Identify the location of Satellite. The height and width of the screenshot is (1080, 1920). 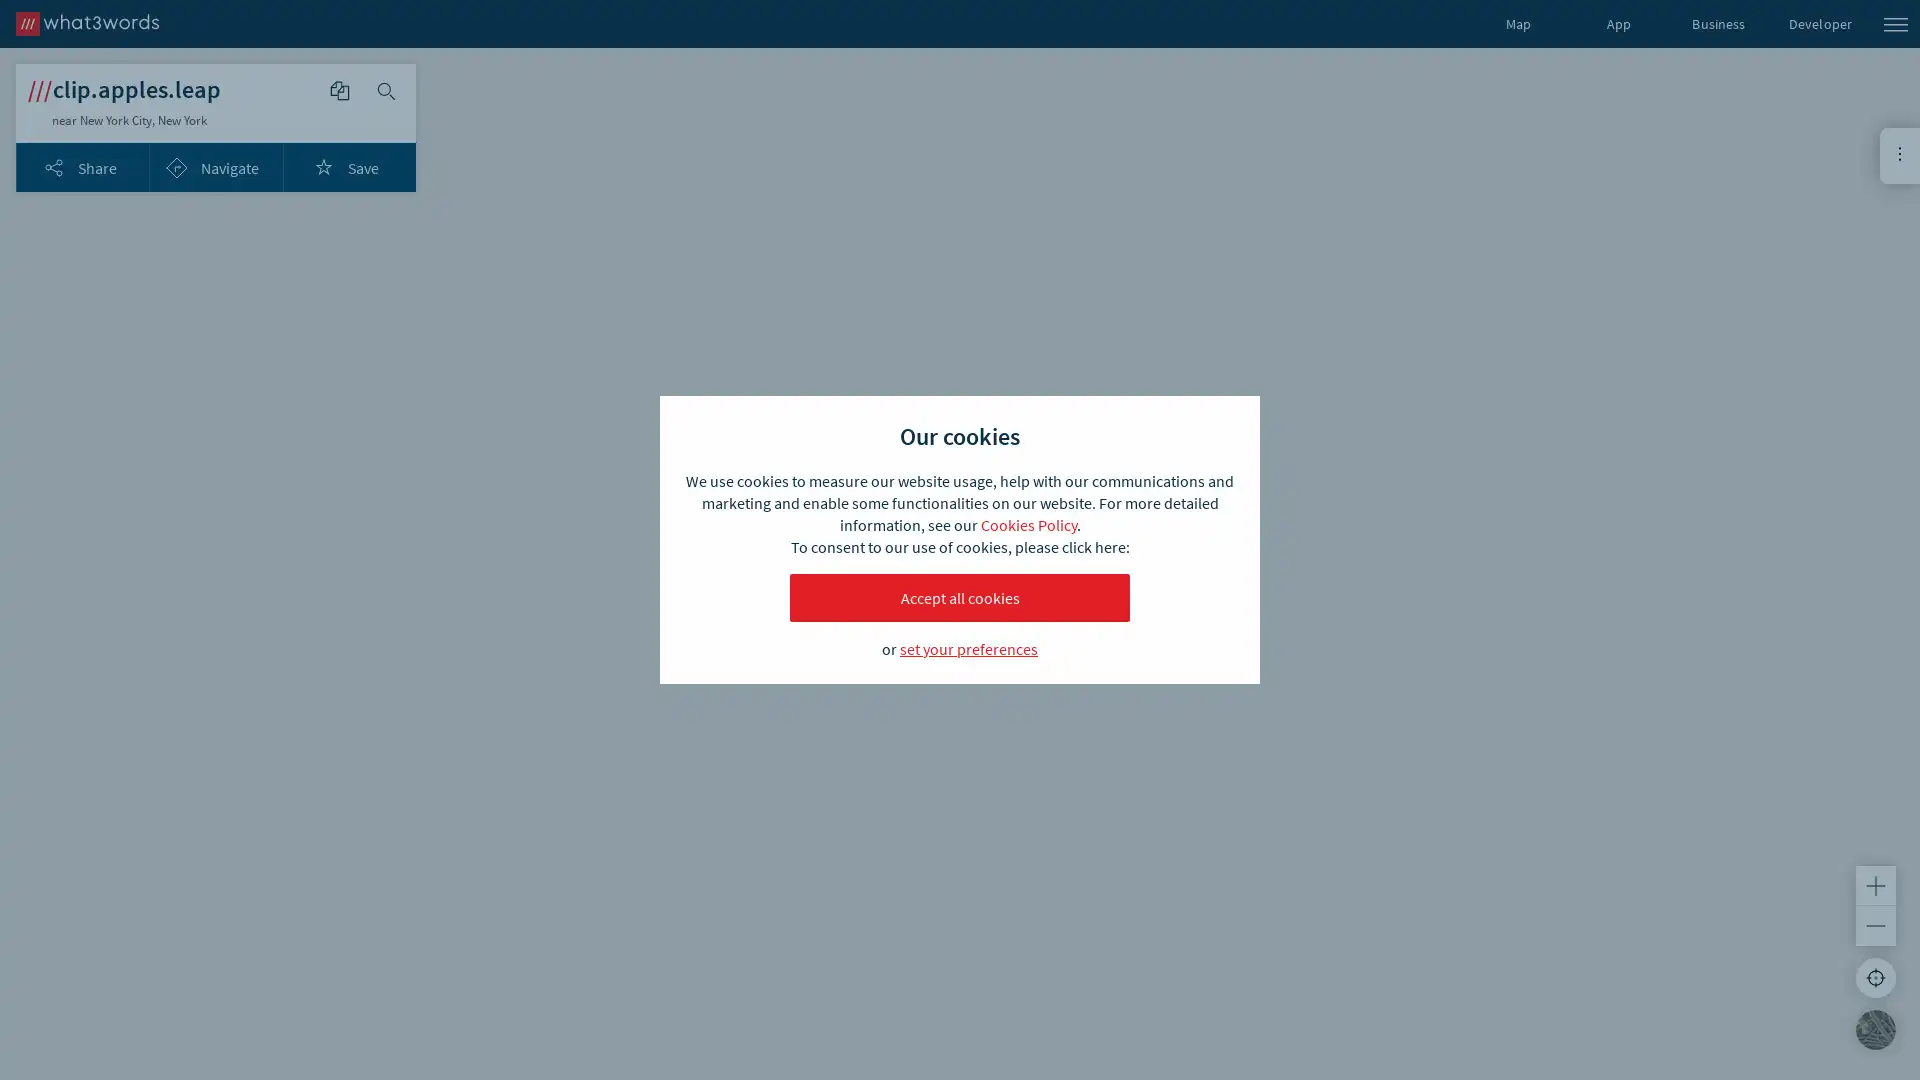
(1875, 1029).